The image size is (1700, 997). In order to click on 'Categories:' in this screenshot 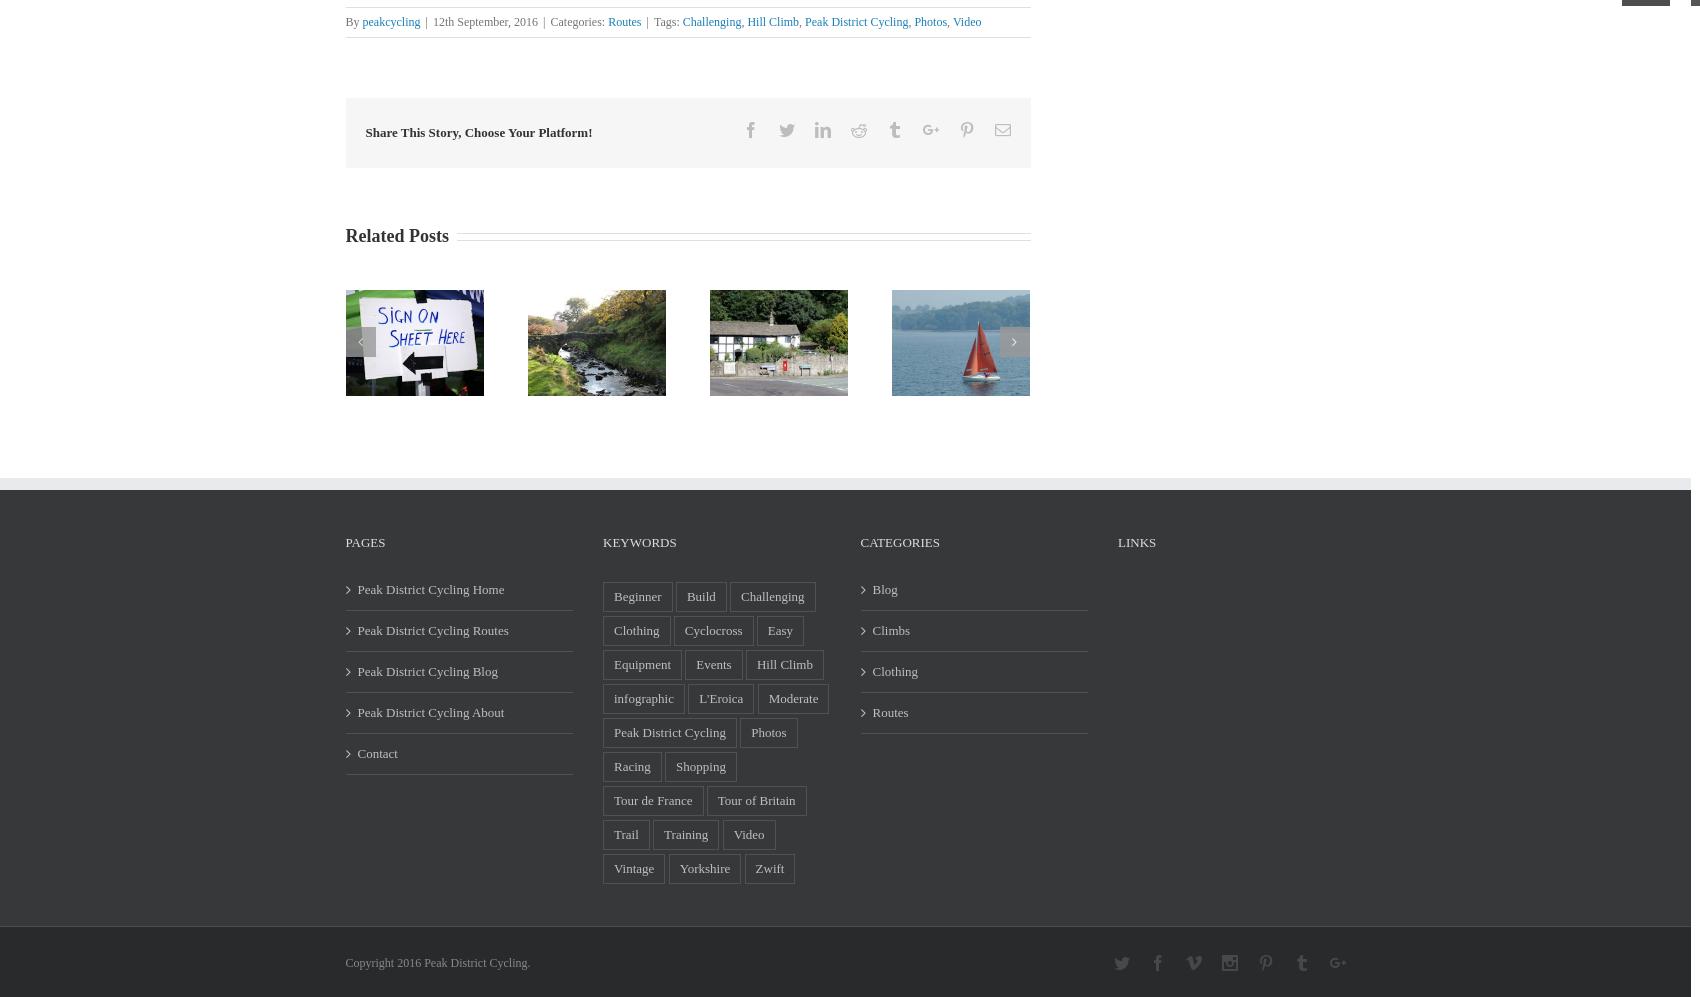, I will do `click(578, 22)`.